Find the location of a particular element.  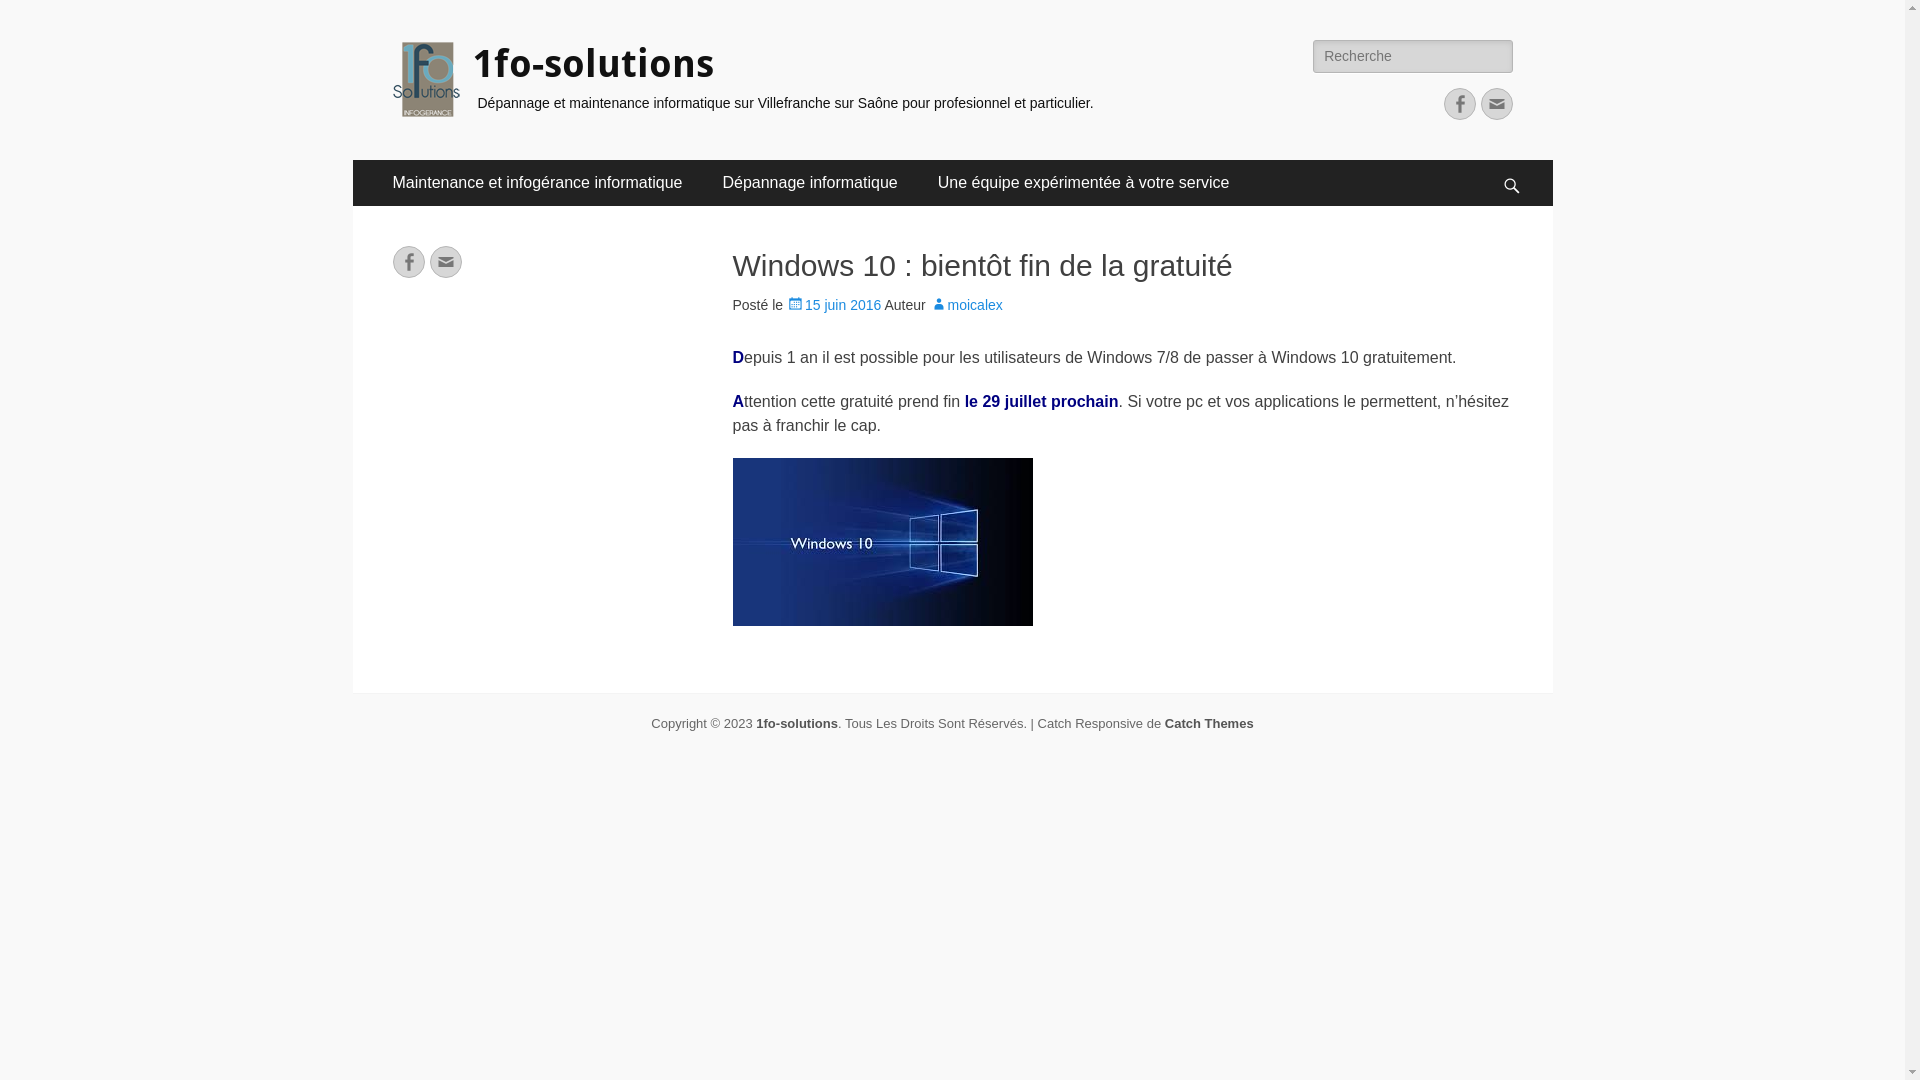

'Recherche' is located at coordinates (1521, 159).